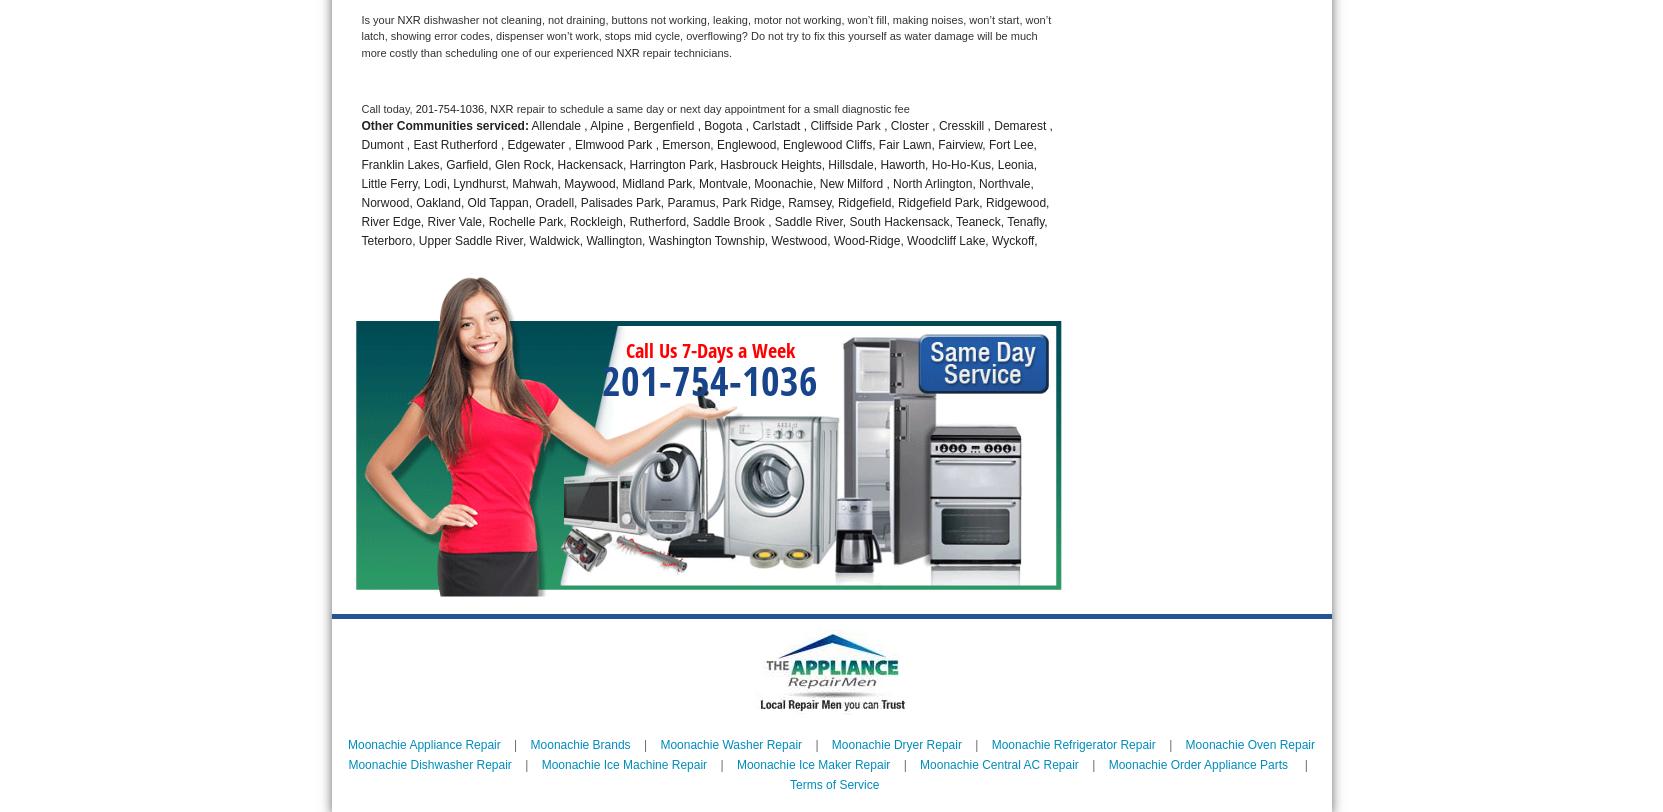 This screenshot has width=1663, height=812. What do you see at coordinates (834, 784) in the screenshot?
I see `'Terms of Service'` at bounding box center [834, 784].